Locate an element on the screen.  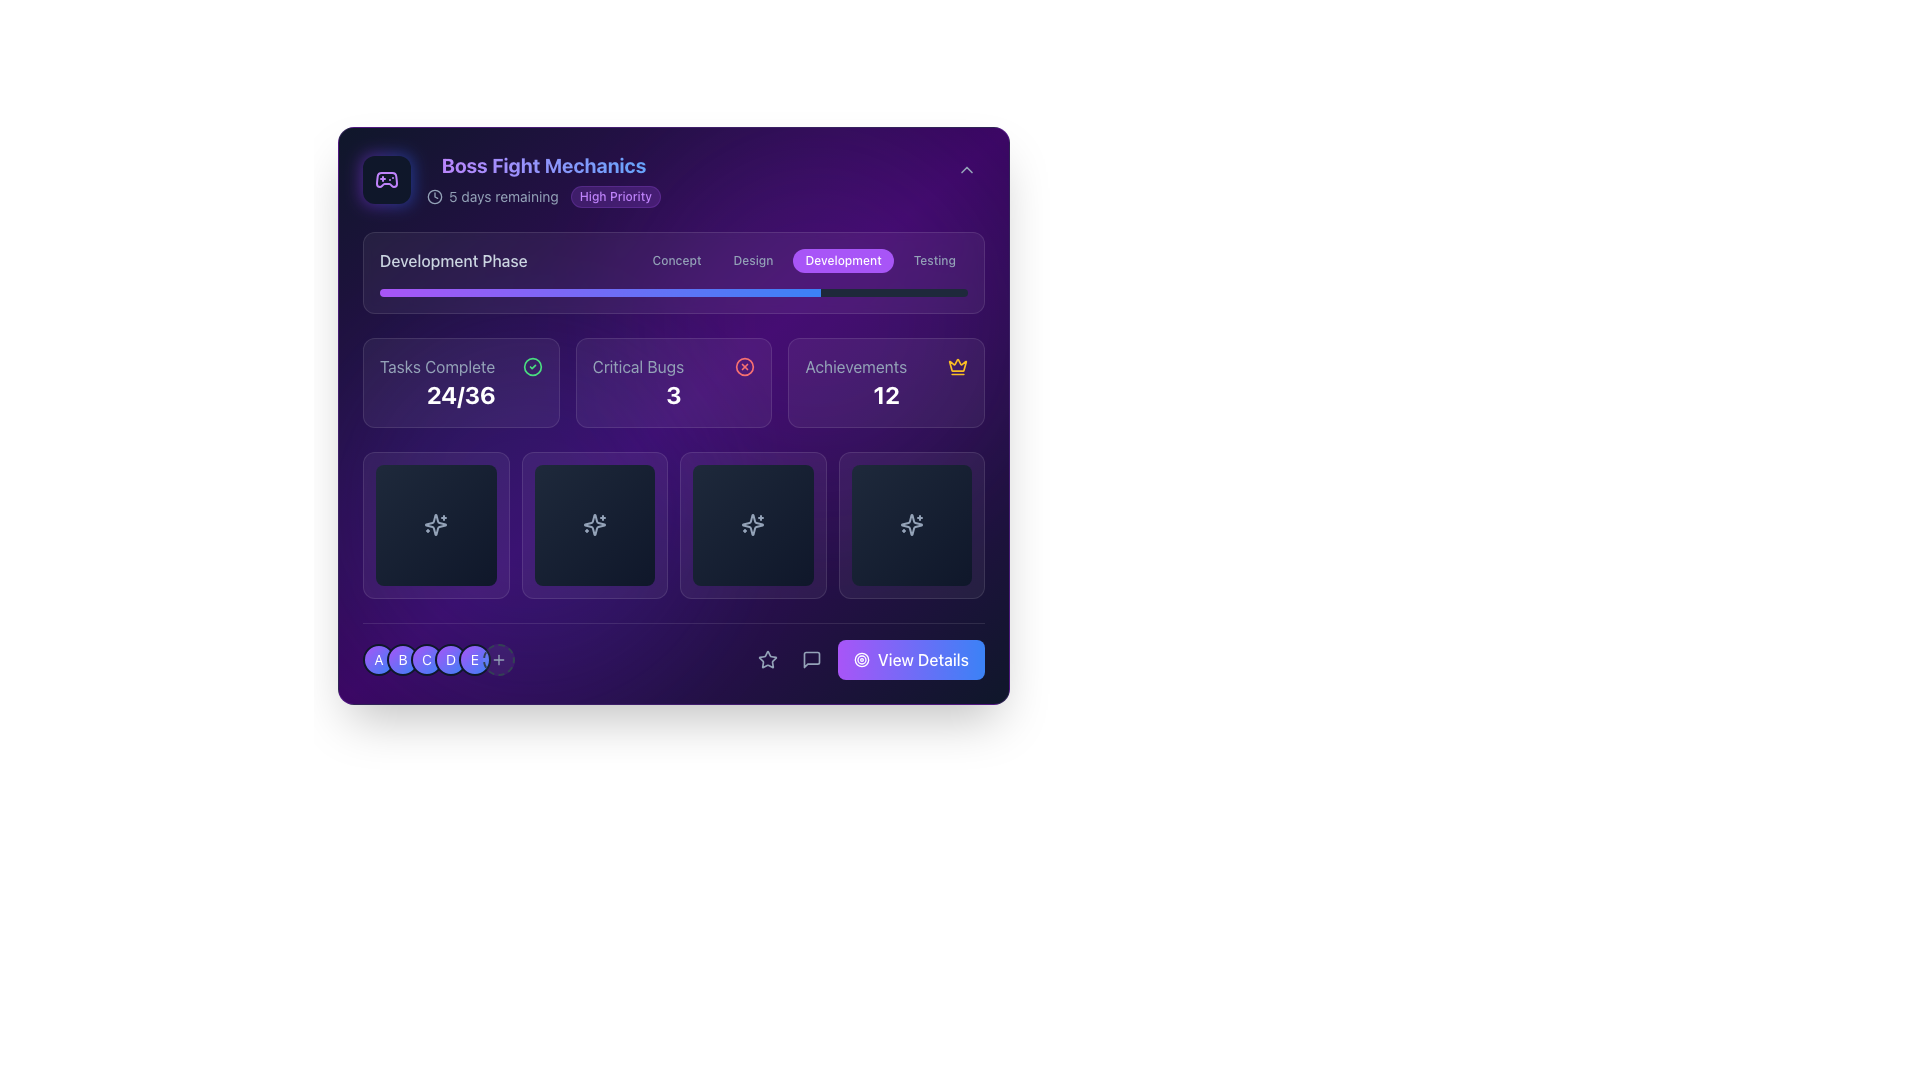
the gaming-related icon positioned at the top-left corner, adjacent to the title text 'Boss Fight Mechanics' is located at coordinates (387, 180).